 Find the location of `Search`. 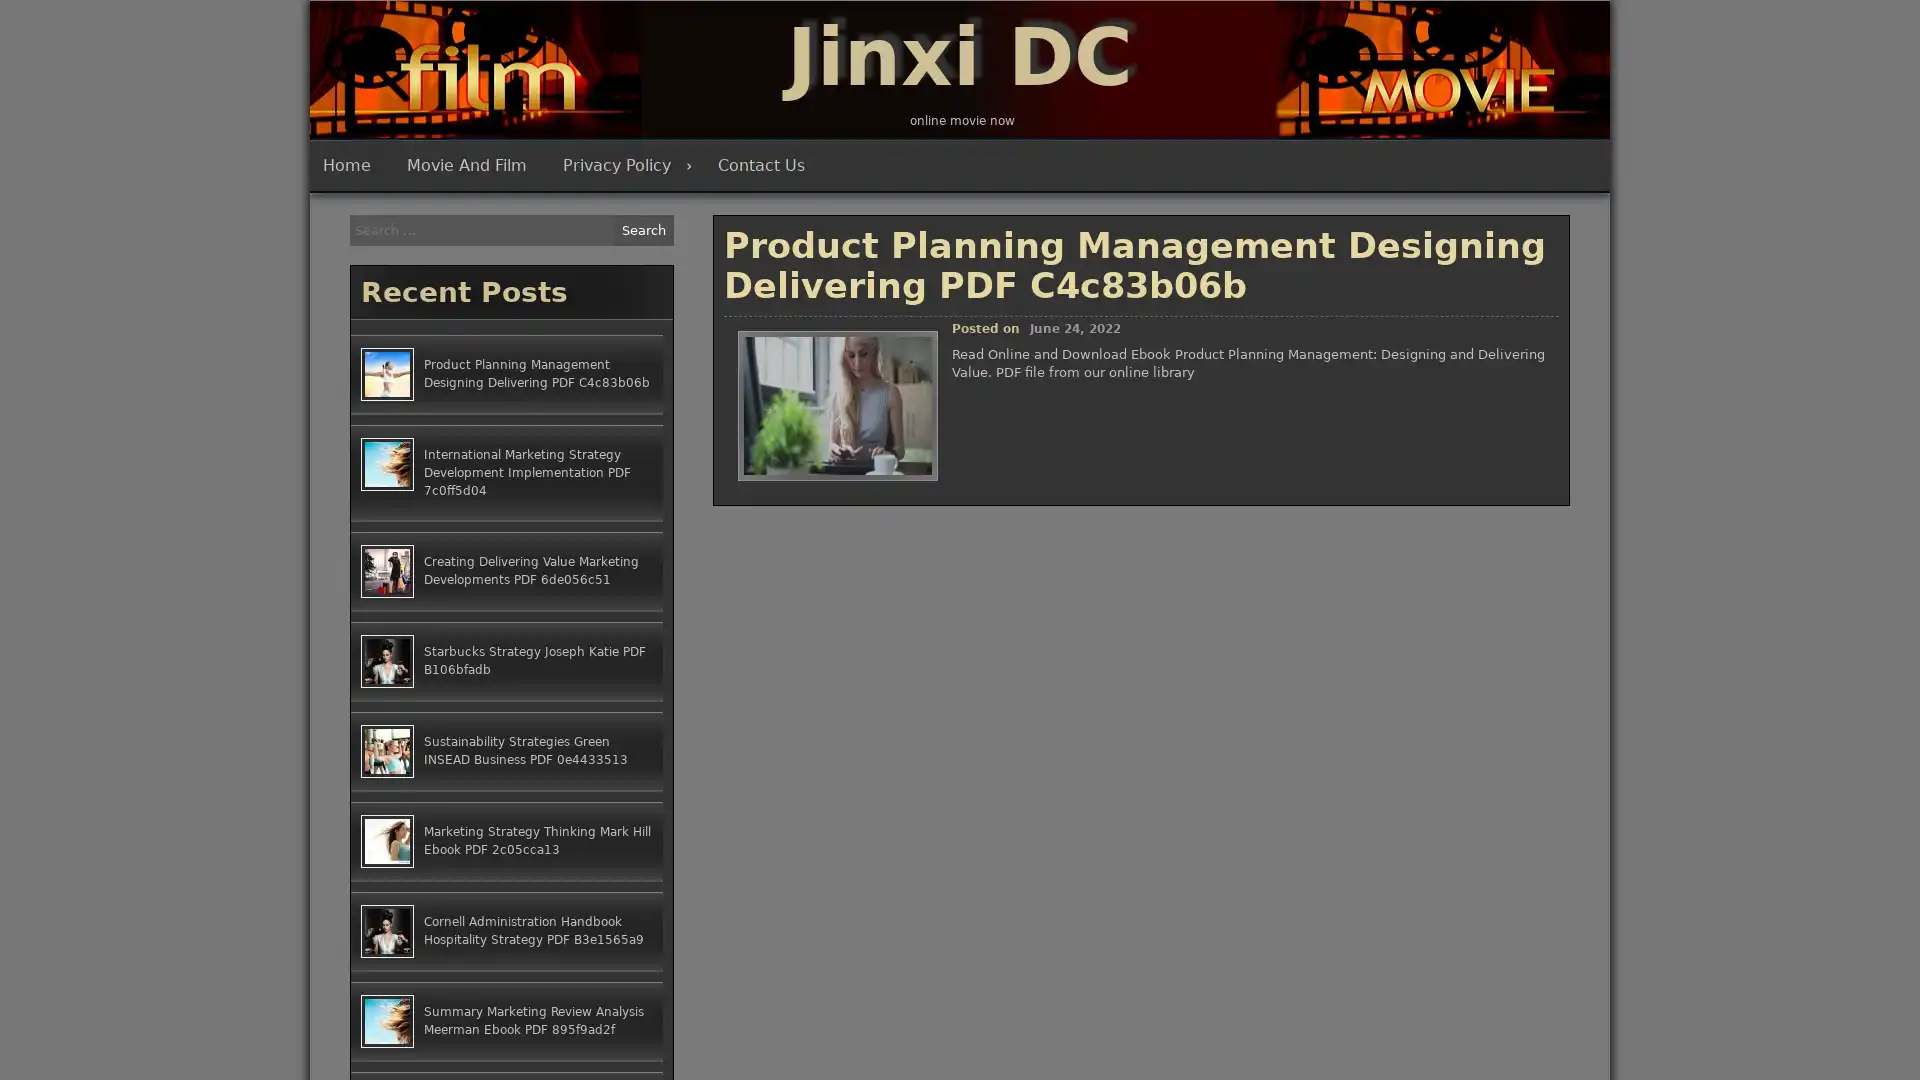

Search is located at coordinates (643, 229).